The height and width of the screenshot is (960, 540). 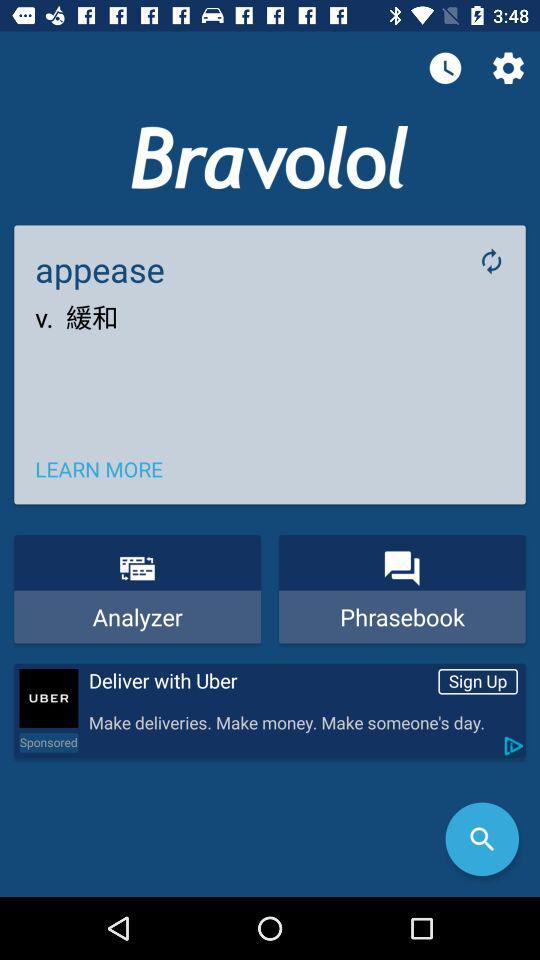 I want to click on search, so click(x=481, y=839).